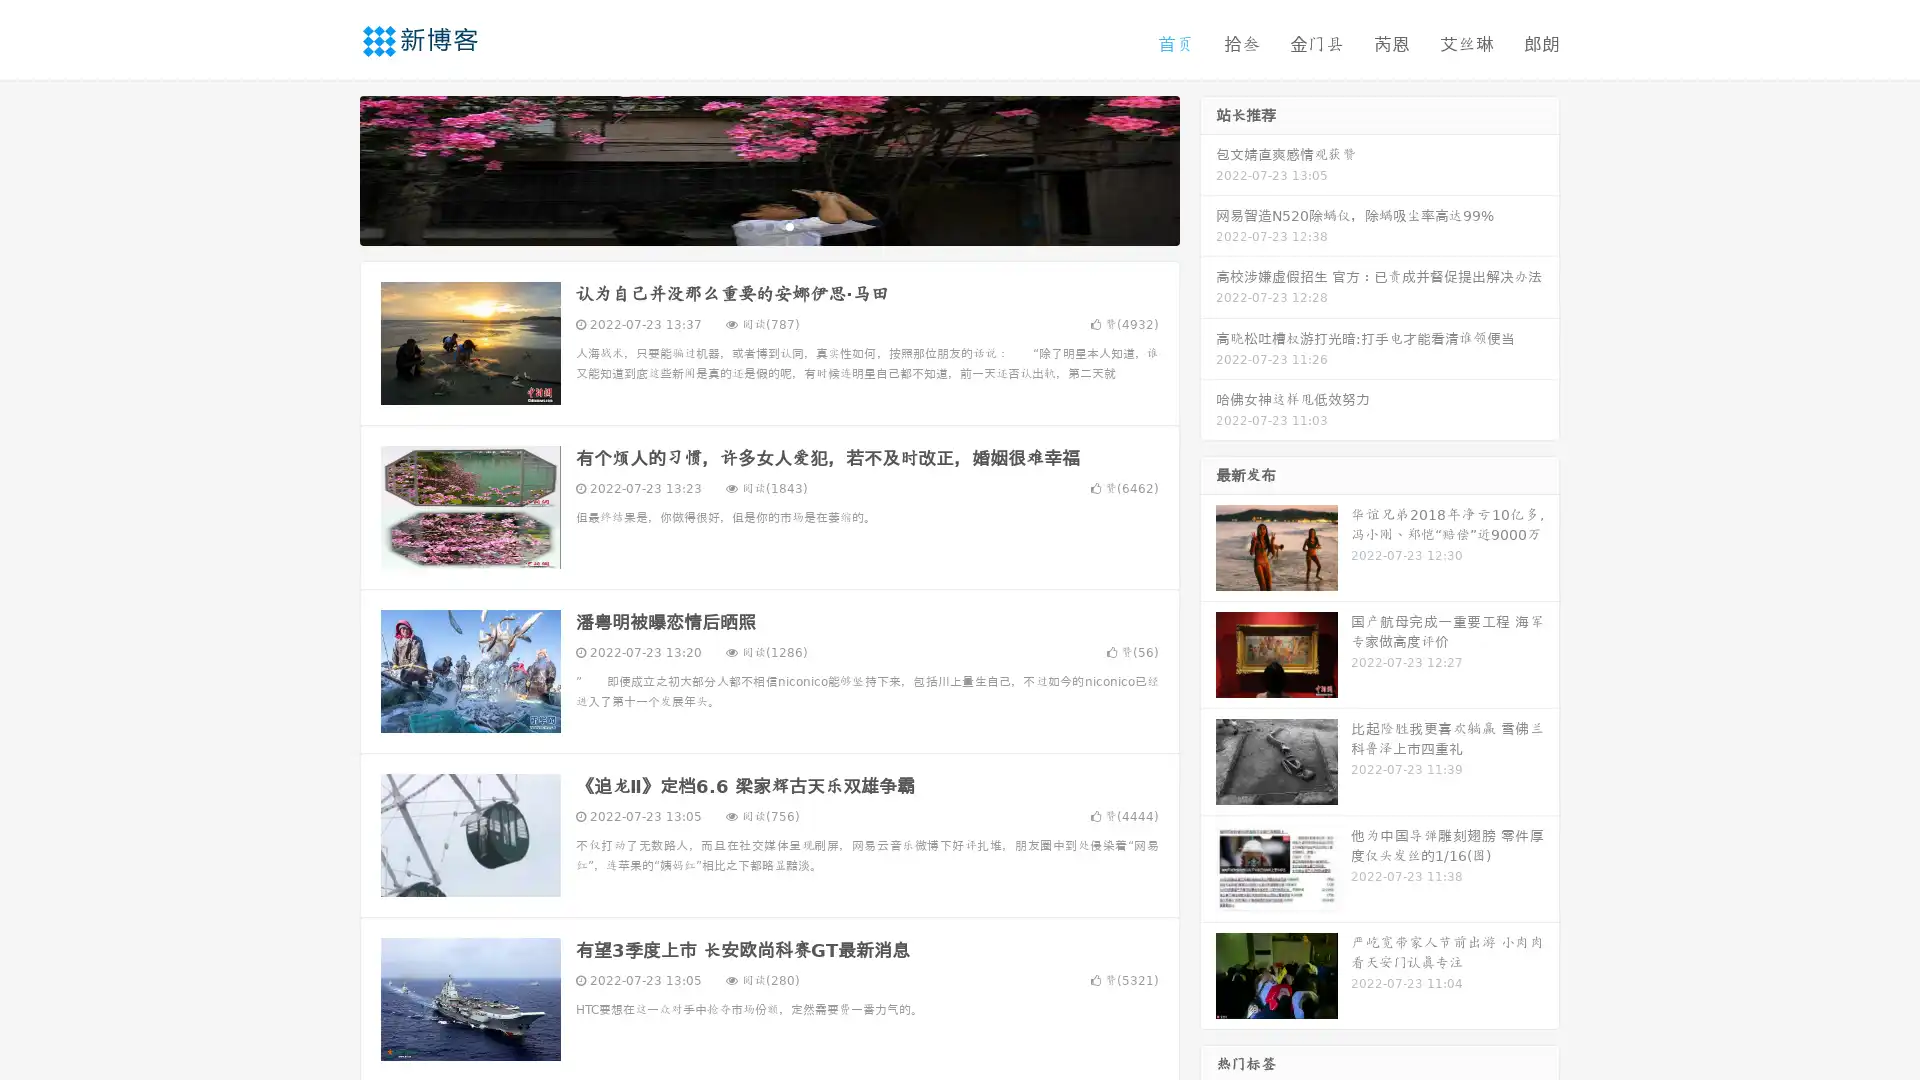  Describe the element at coordinates (768, 225) in the screenshot. I see `Go to slide 2` at that location.